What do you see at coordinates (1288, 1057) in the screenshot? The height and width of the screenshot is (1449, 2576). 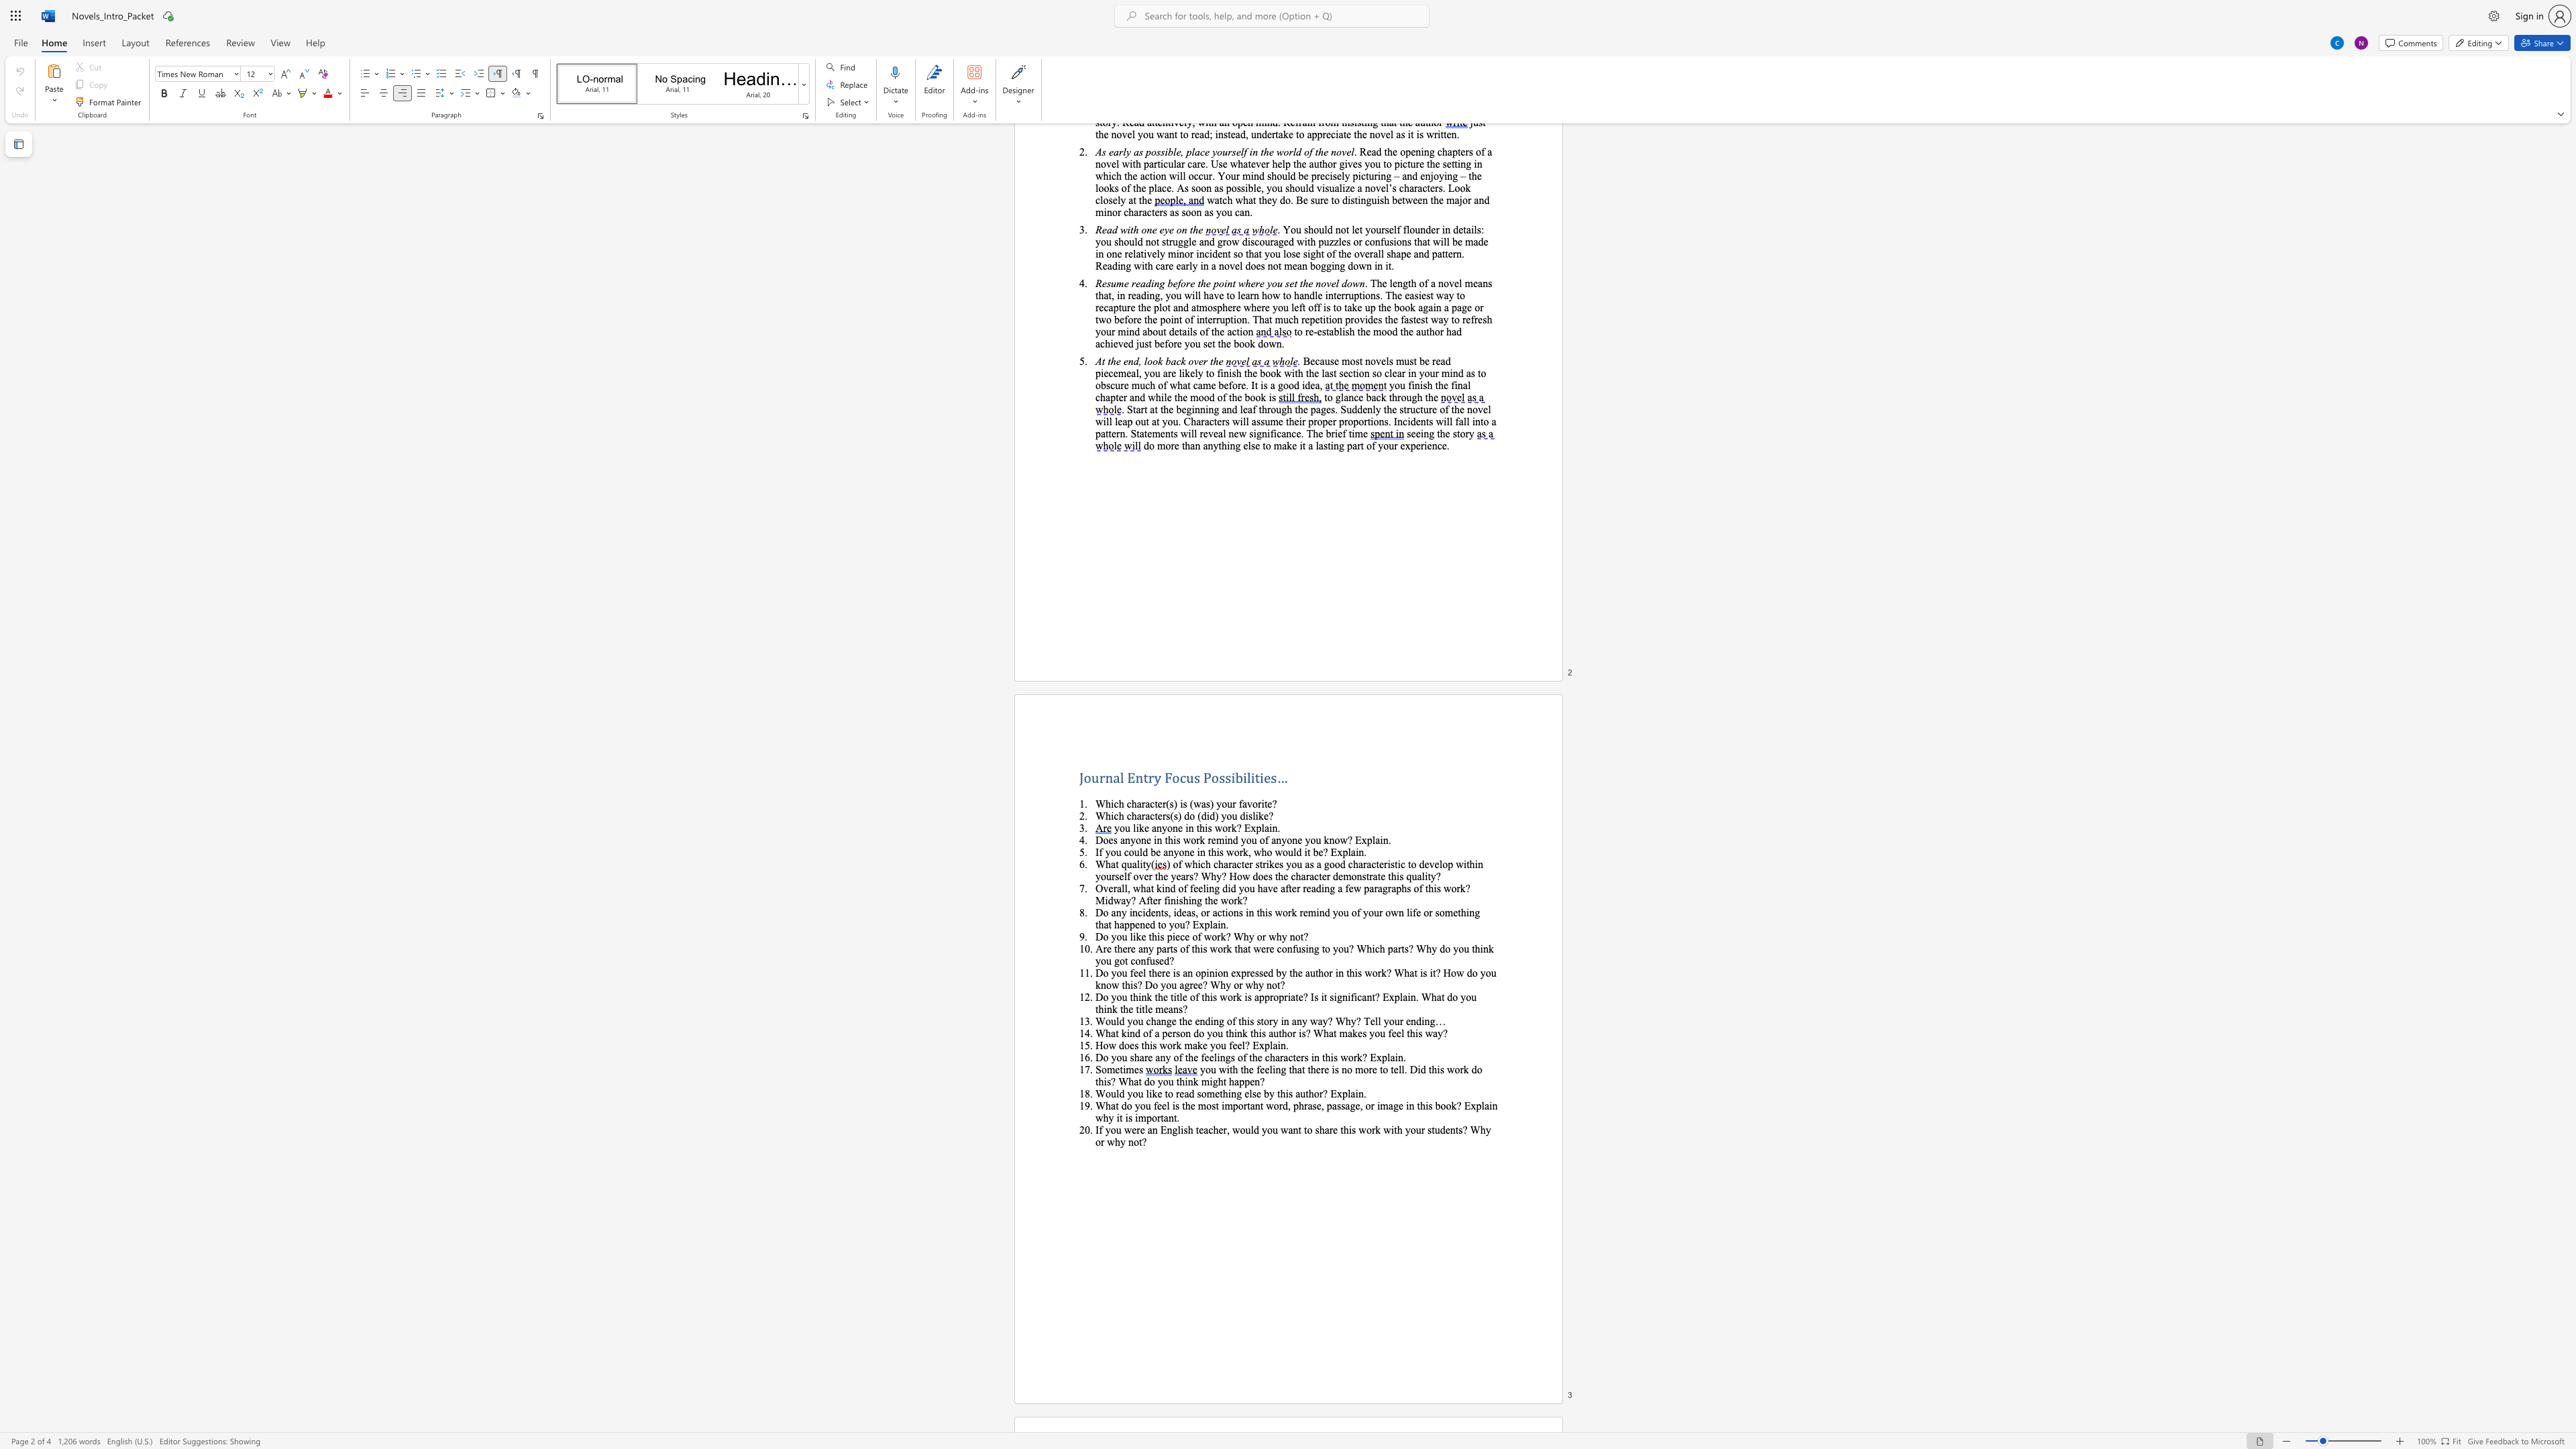 I see `the subset text "cter" within the text "Do you share any of the feelings of the characters in this work? Explain."` at bounding box center [1288, 1057].